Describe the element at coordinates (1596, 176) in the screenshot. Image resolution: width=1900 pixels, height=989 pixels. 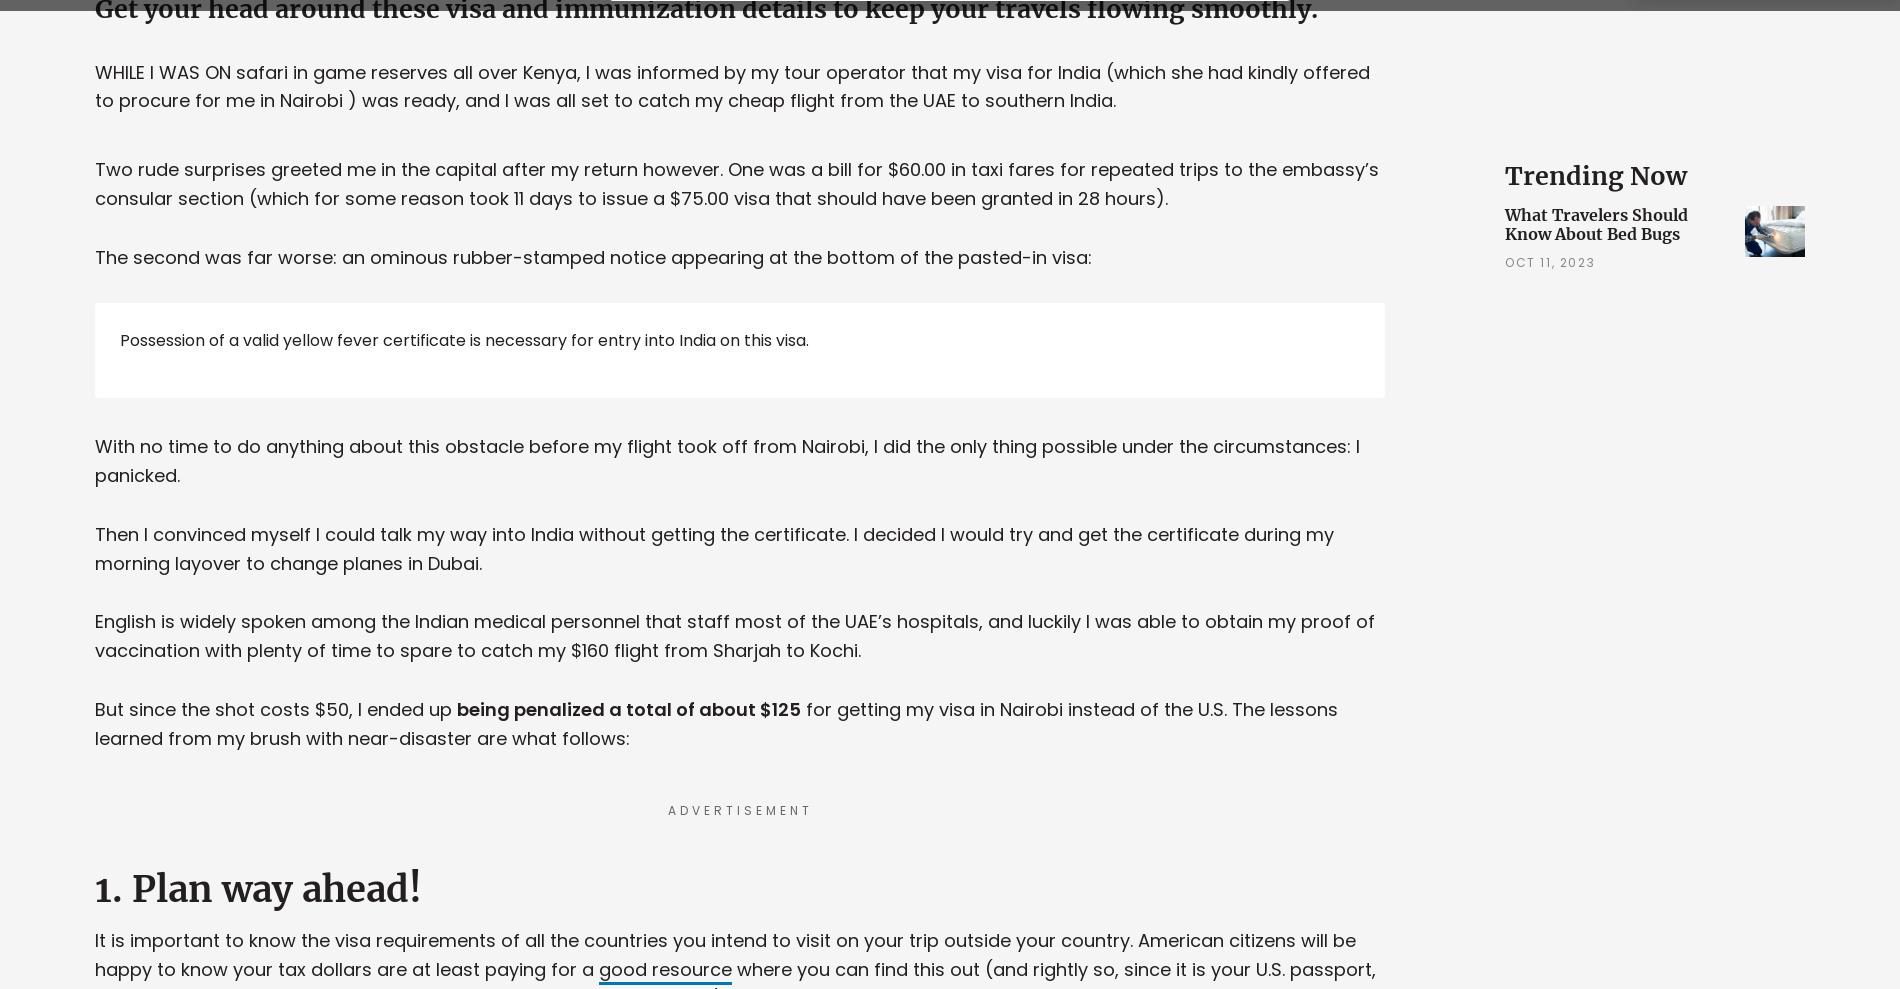
I see `'Trending Now'` at that location.